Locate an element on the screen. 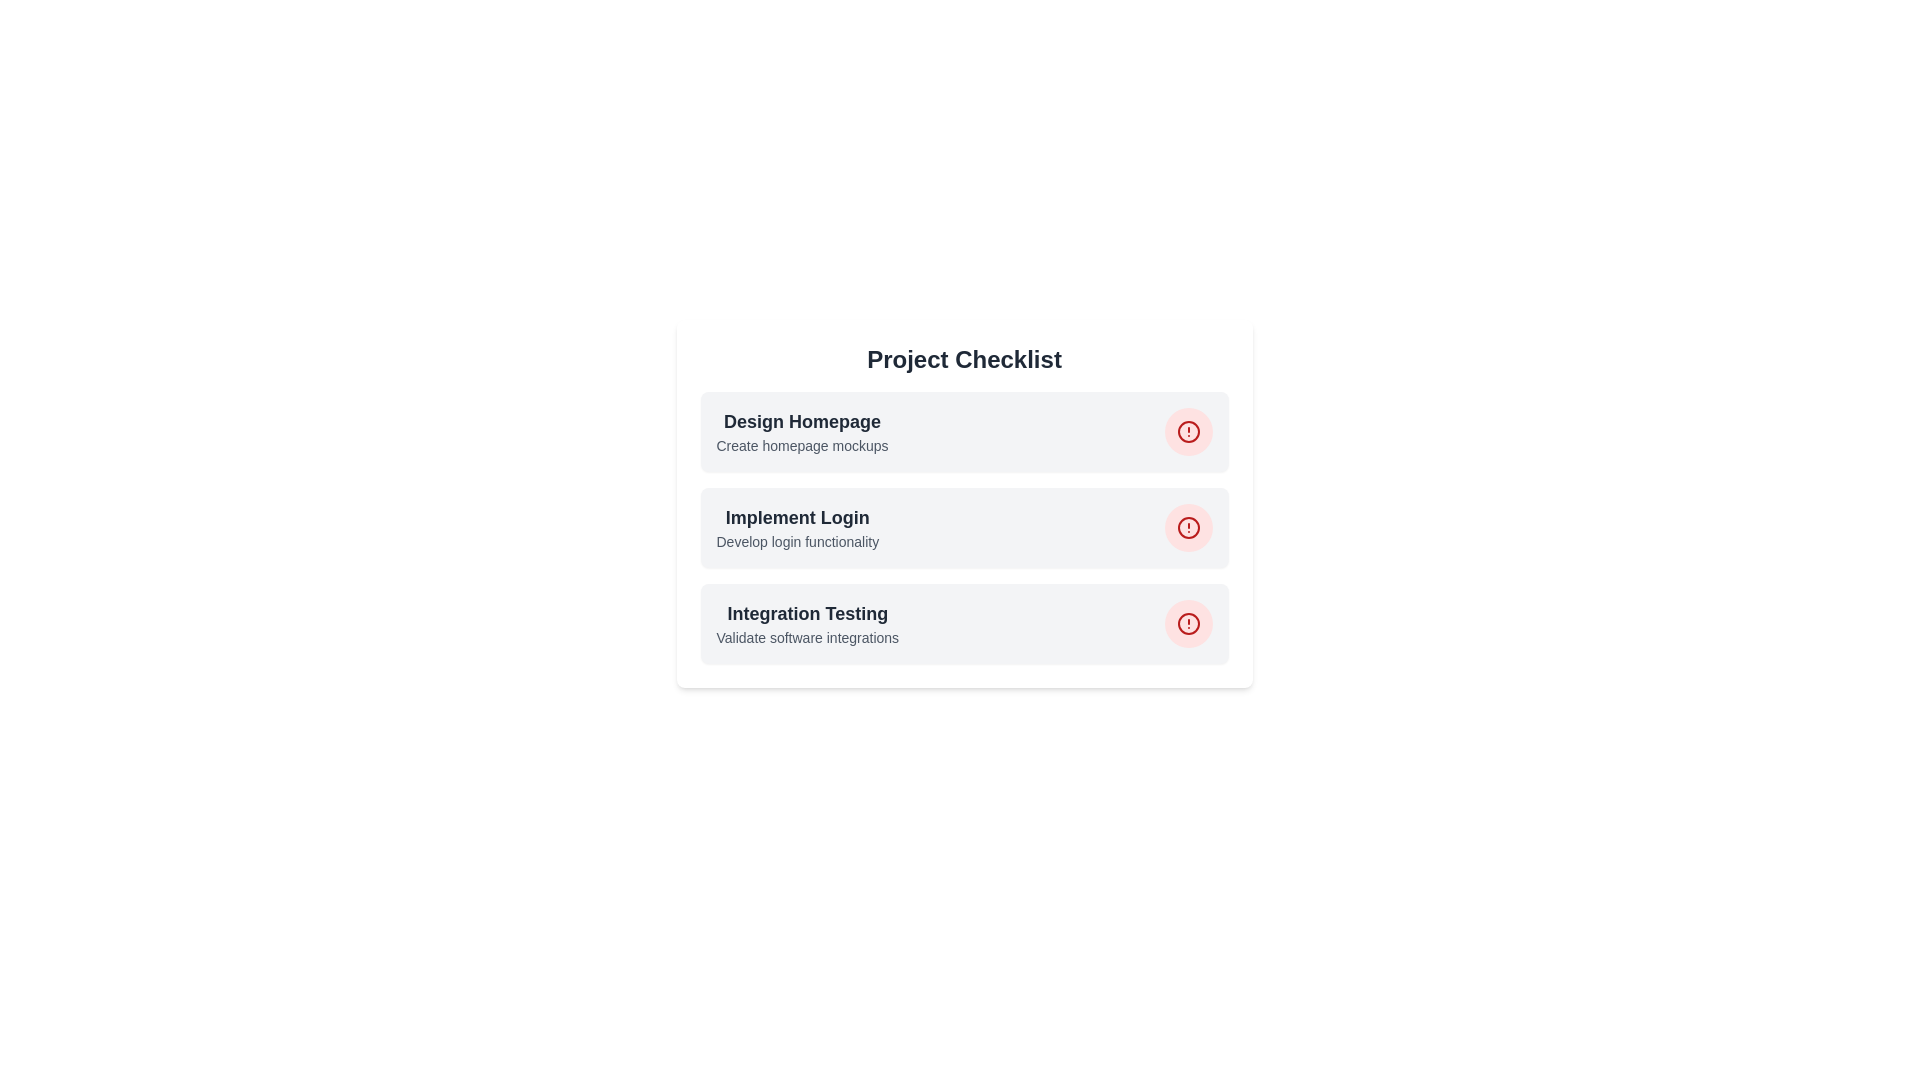 The width and height of the screenshot is (1920, 1080). the primary header text label indicating the function or objective of the task within the checklist, which is positioned in the second card-like section, above the 'Integration Testing' section and below the 'Design Homepage' section is located at coordinates (796, 516).